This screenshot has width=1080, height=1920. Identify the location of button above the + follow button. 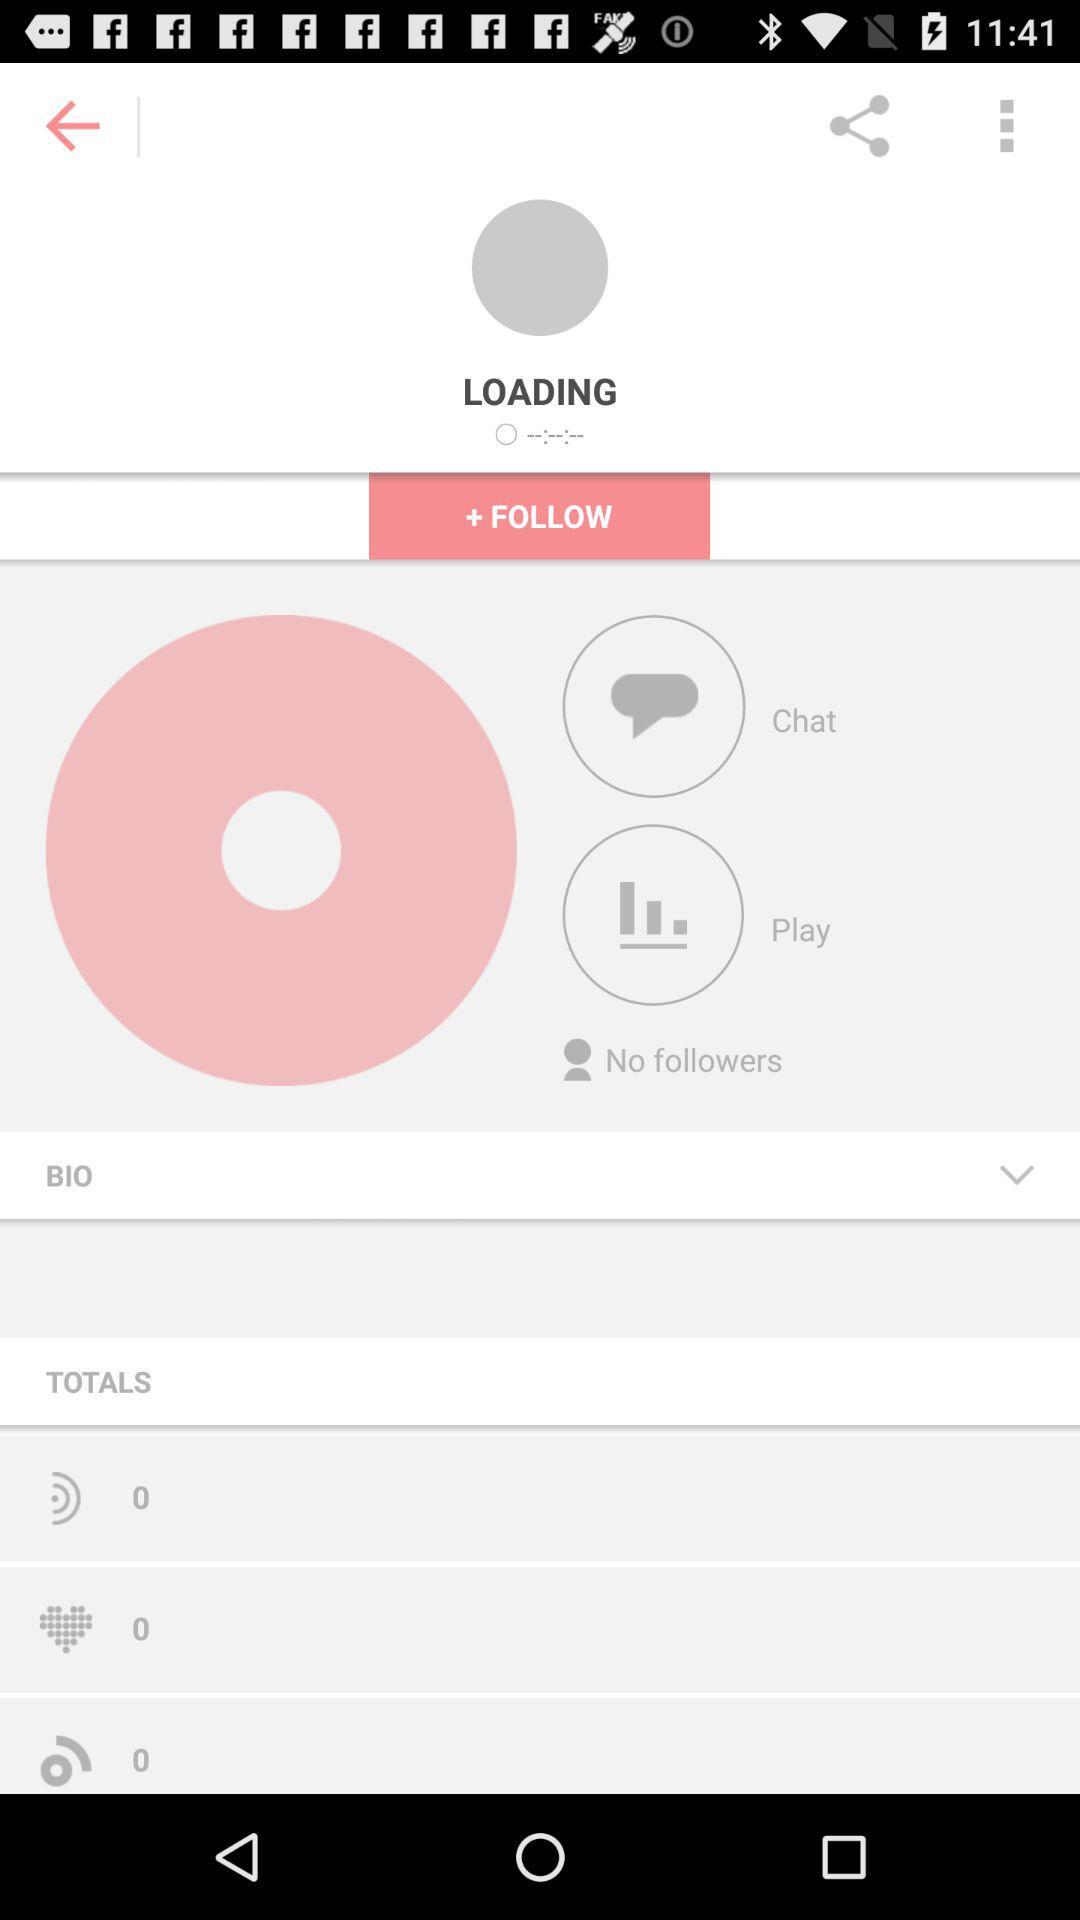
(555, 433).